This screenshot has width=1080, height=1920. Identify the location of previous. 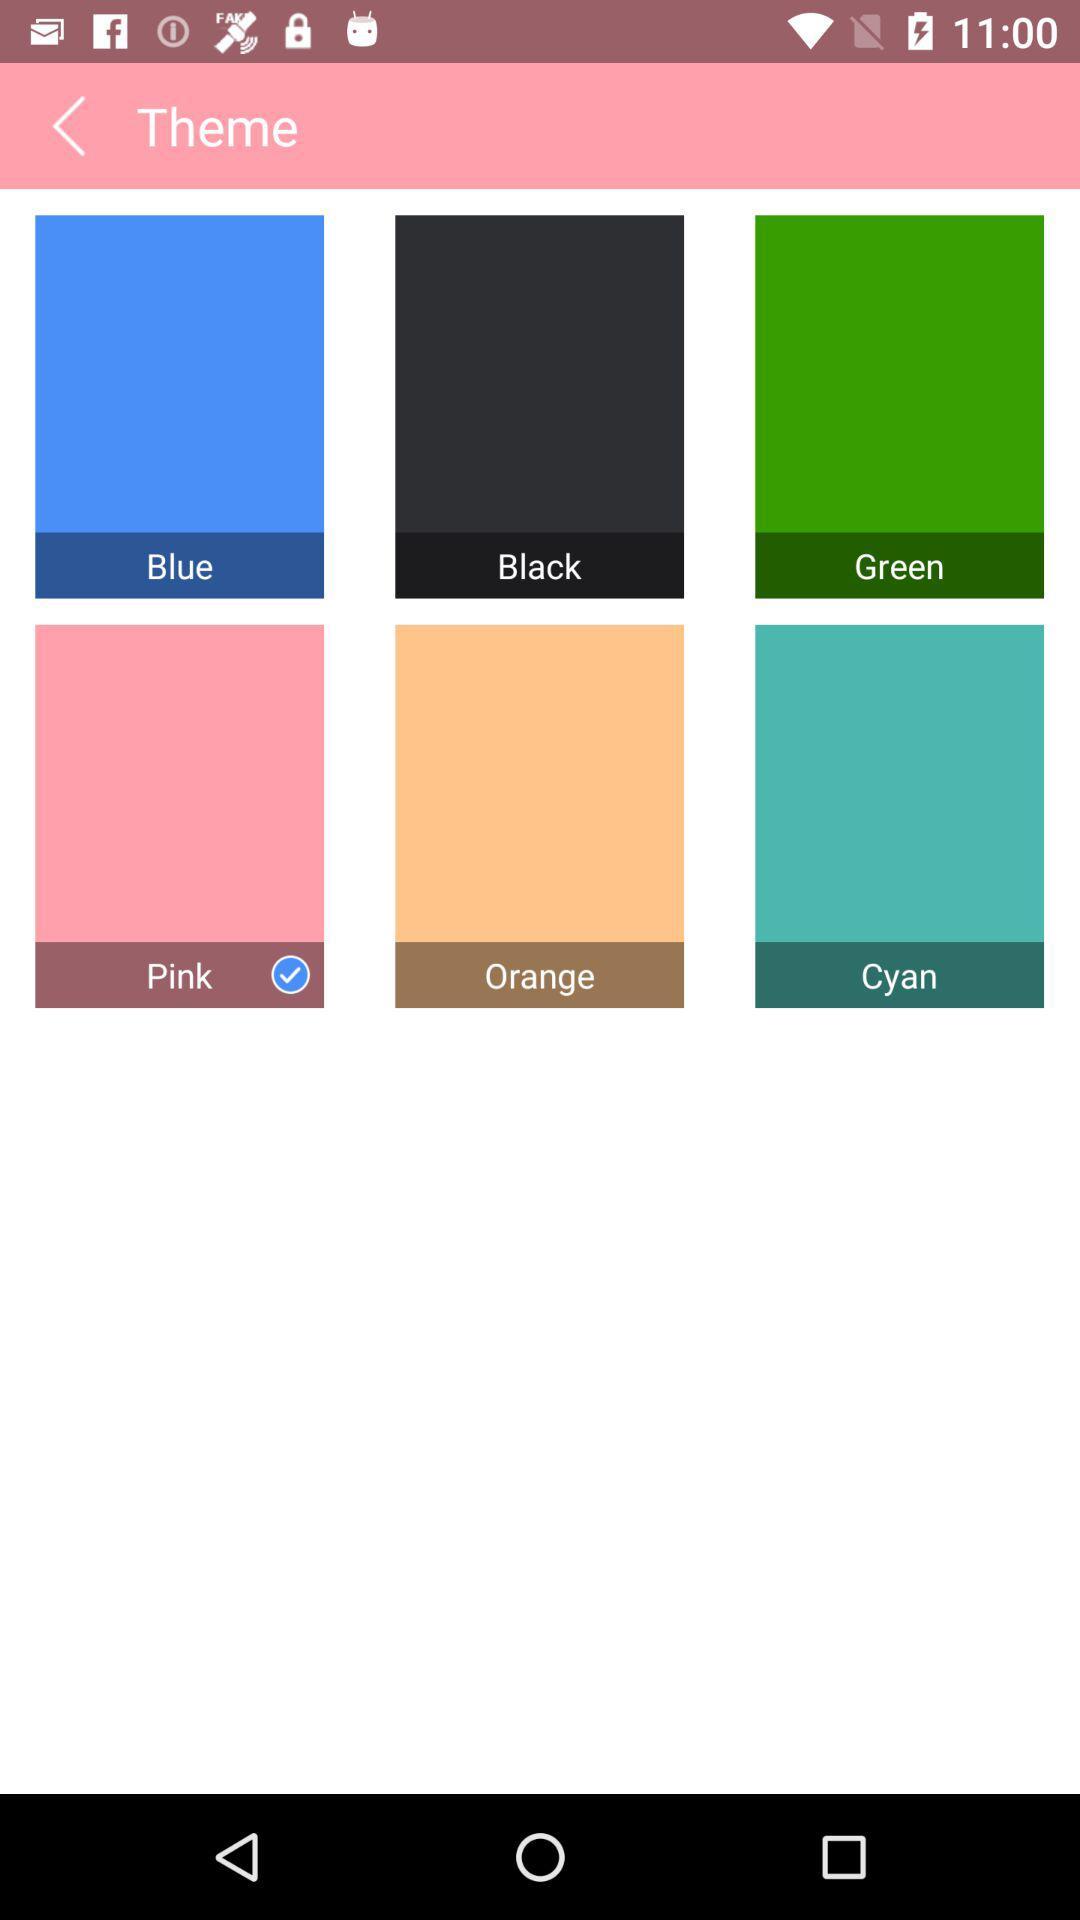
(67, 124).